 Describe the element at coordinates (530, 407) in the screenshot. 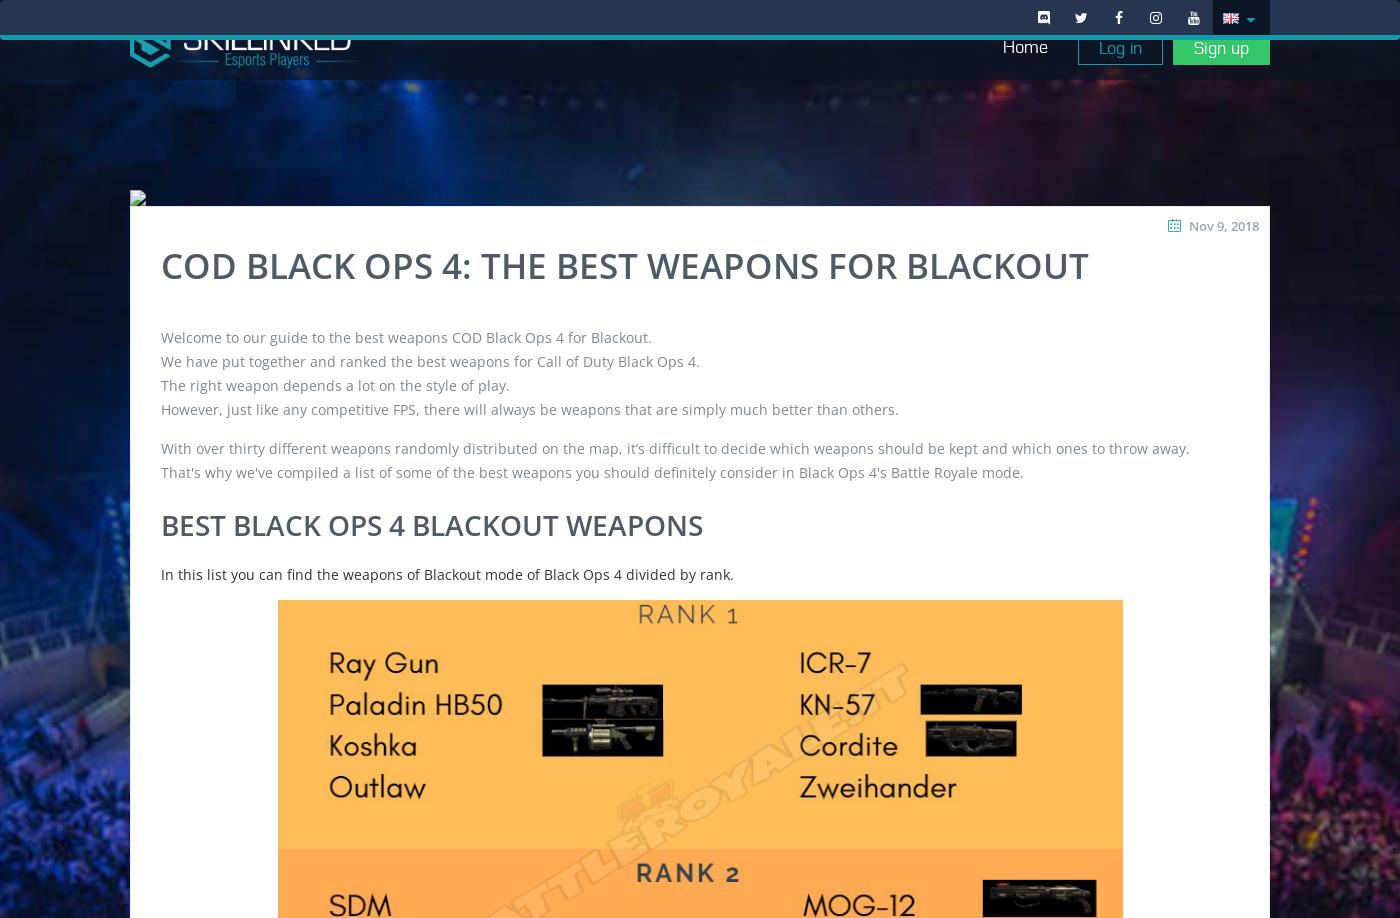

I see `'However, just like any competitive FPS, there will always be weapons that are simply much better than others.'` at that location.